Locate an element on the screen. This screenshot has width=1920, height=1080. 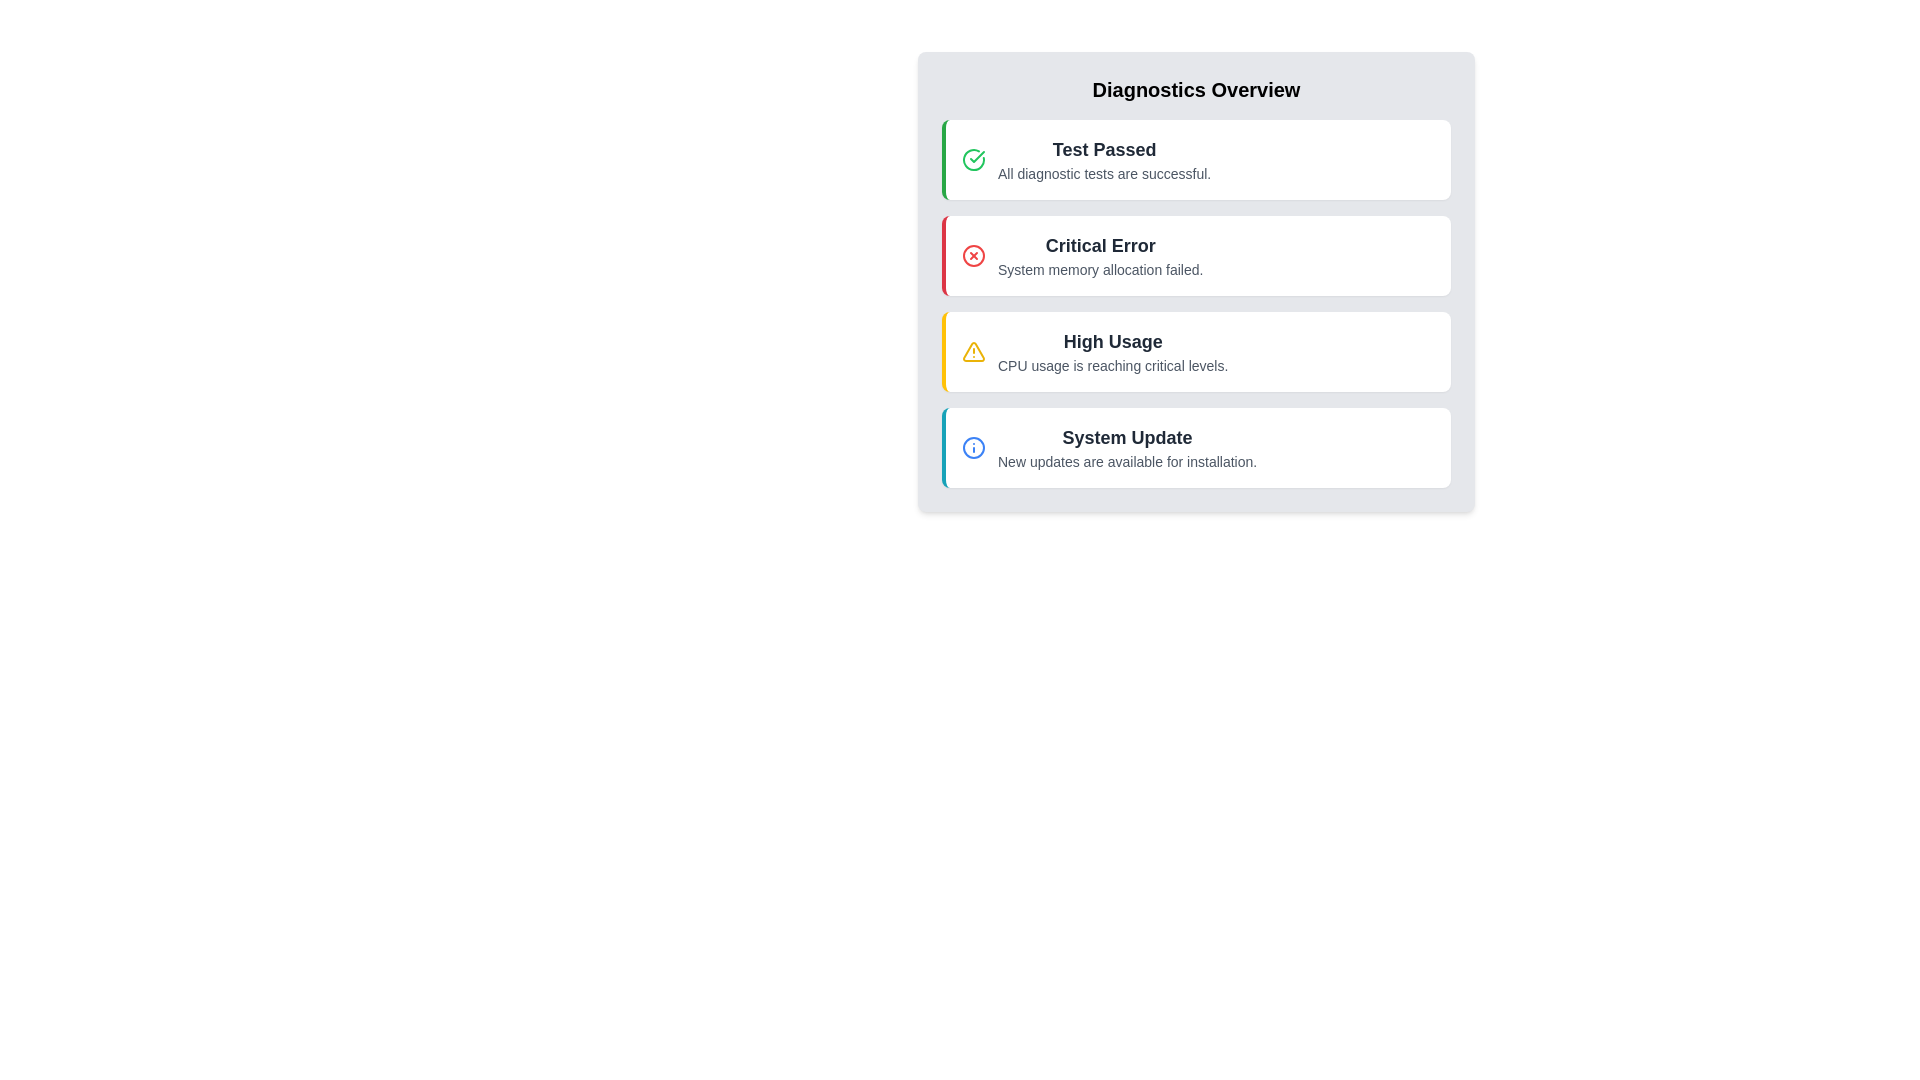
the last notification in the 'Diagnostics Overview' box, which features a bold title 'System Update' and a blue left border is located at coordinates (1198, 446).